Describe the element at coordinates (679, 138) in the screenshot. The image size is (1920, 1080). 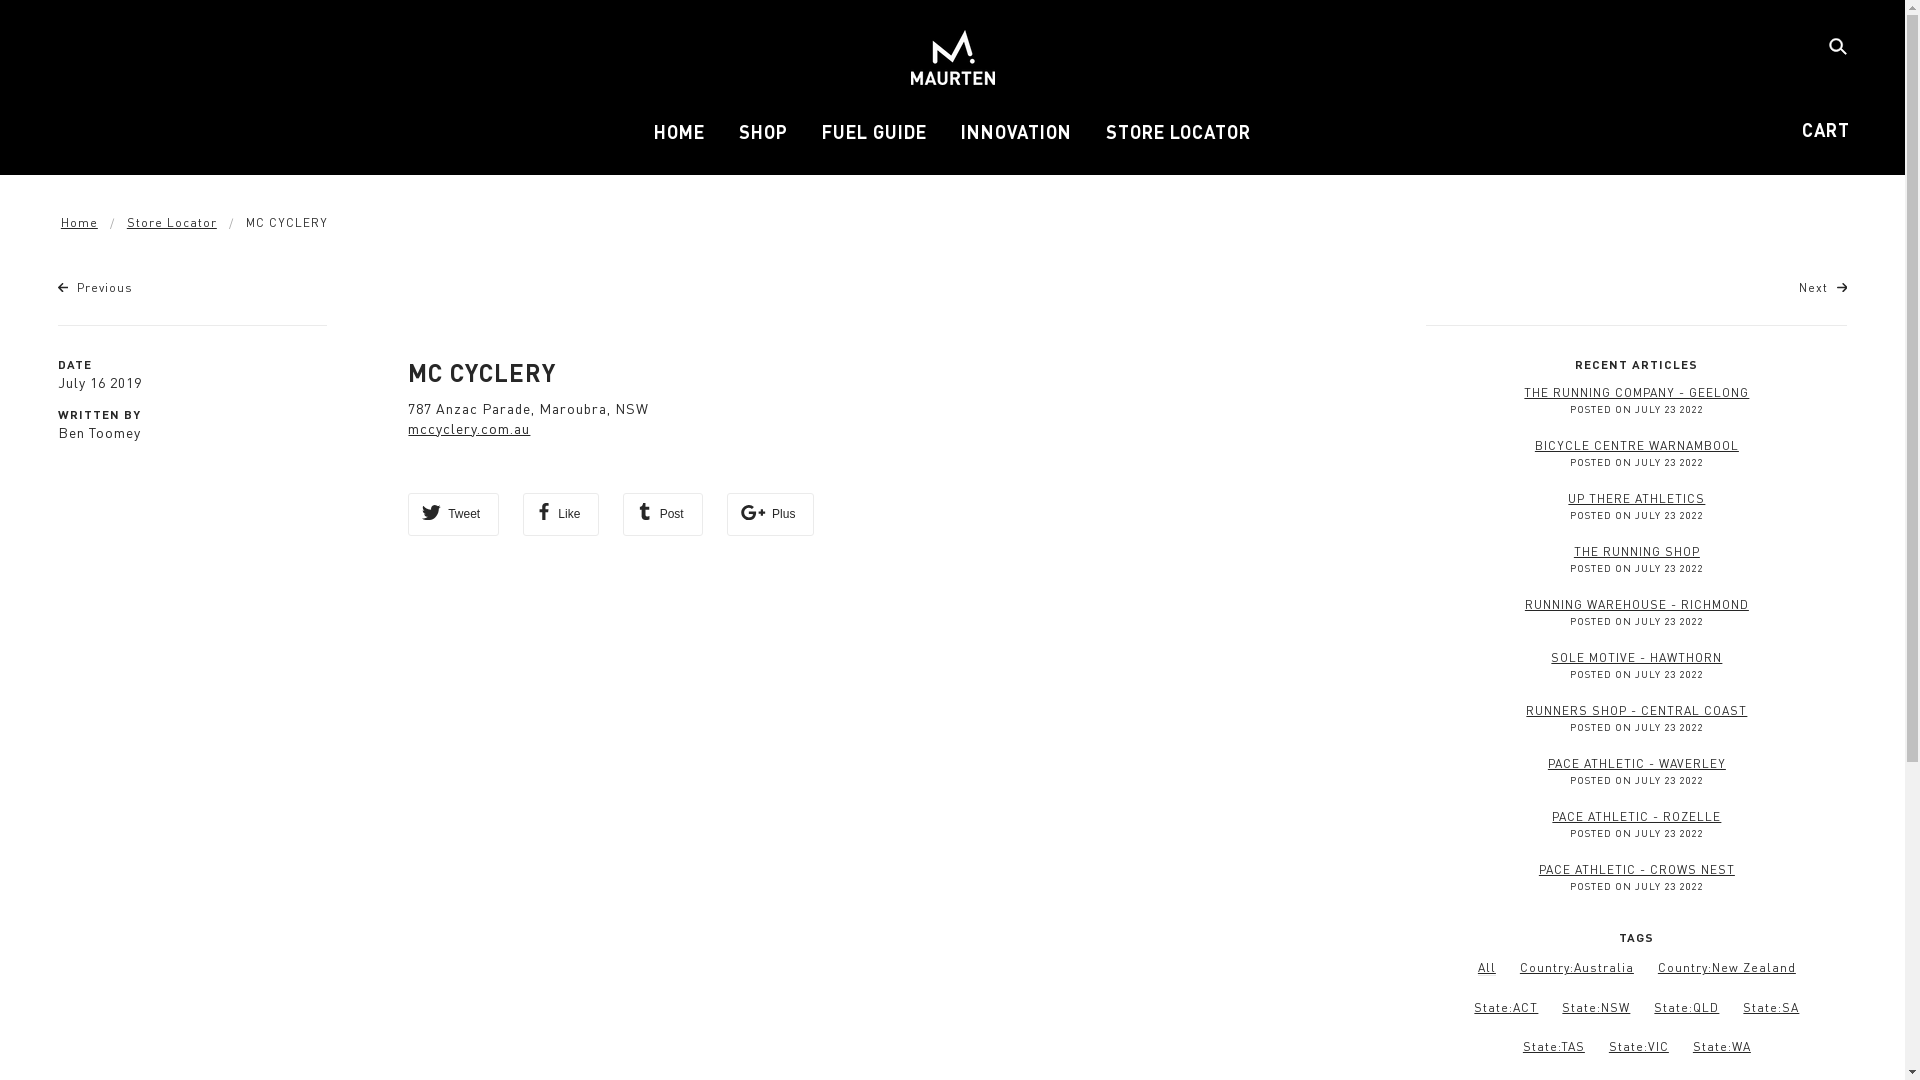
I see `'HOME'` at that location.